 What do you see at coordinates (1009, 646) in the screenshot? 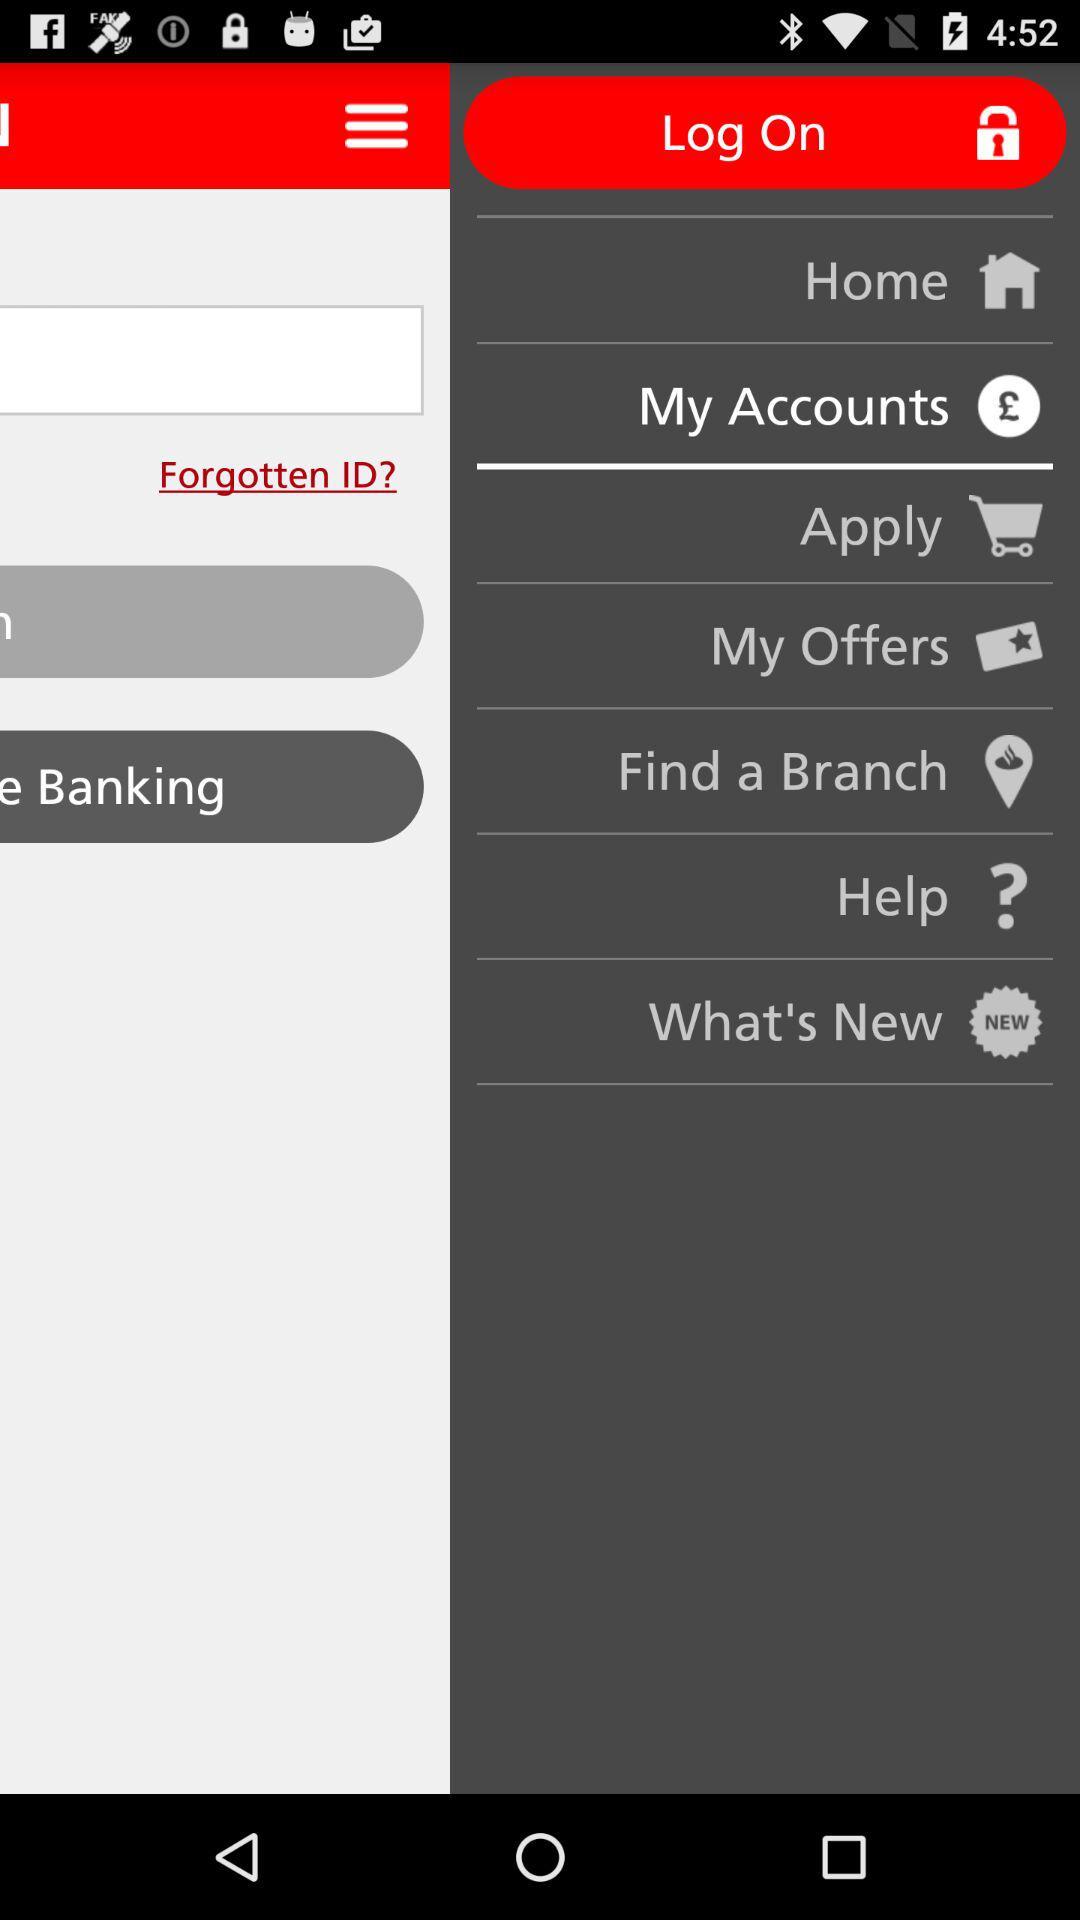
I see `icon on the right side of my offers` at bounding box center [1009, 646].